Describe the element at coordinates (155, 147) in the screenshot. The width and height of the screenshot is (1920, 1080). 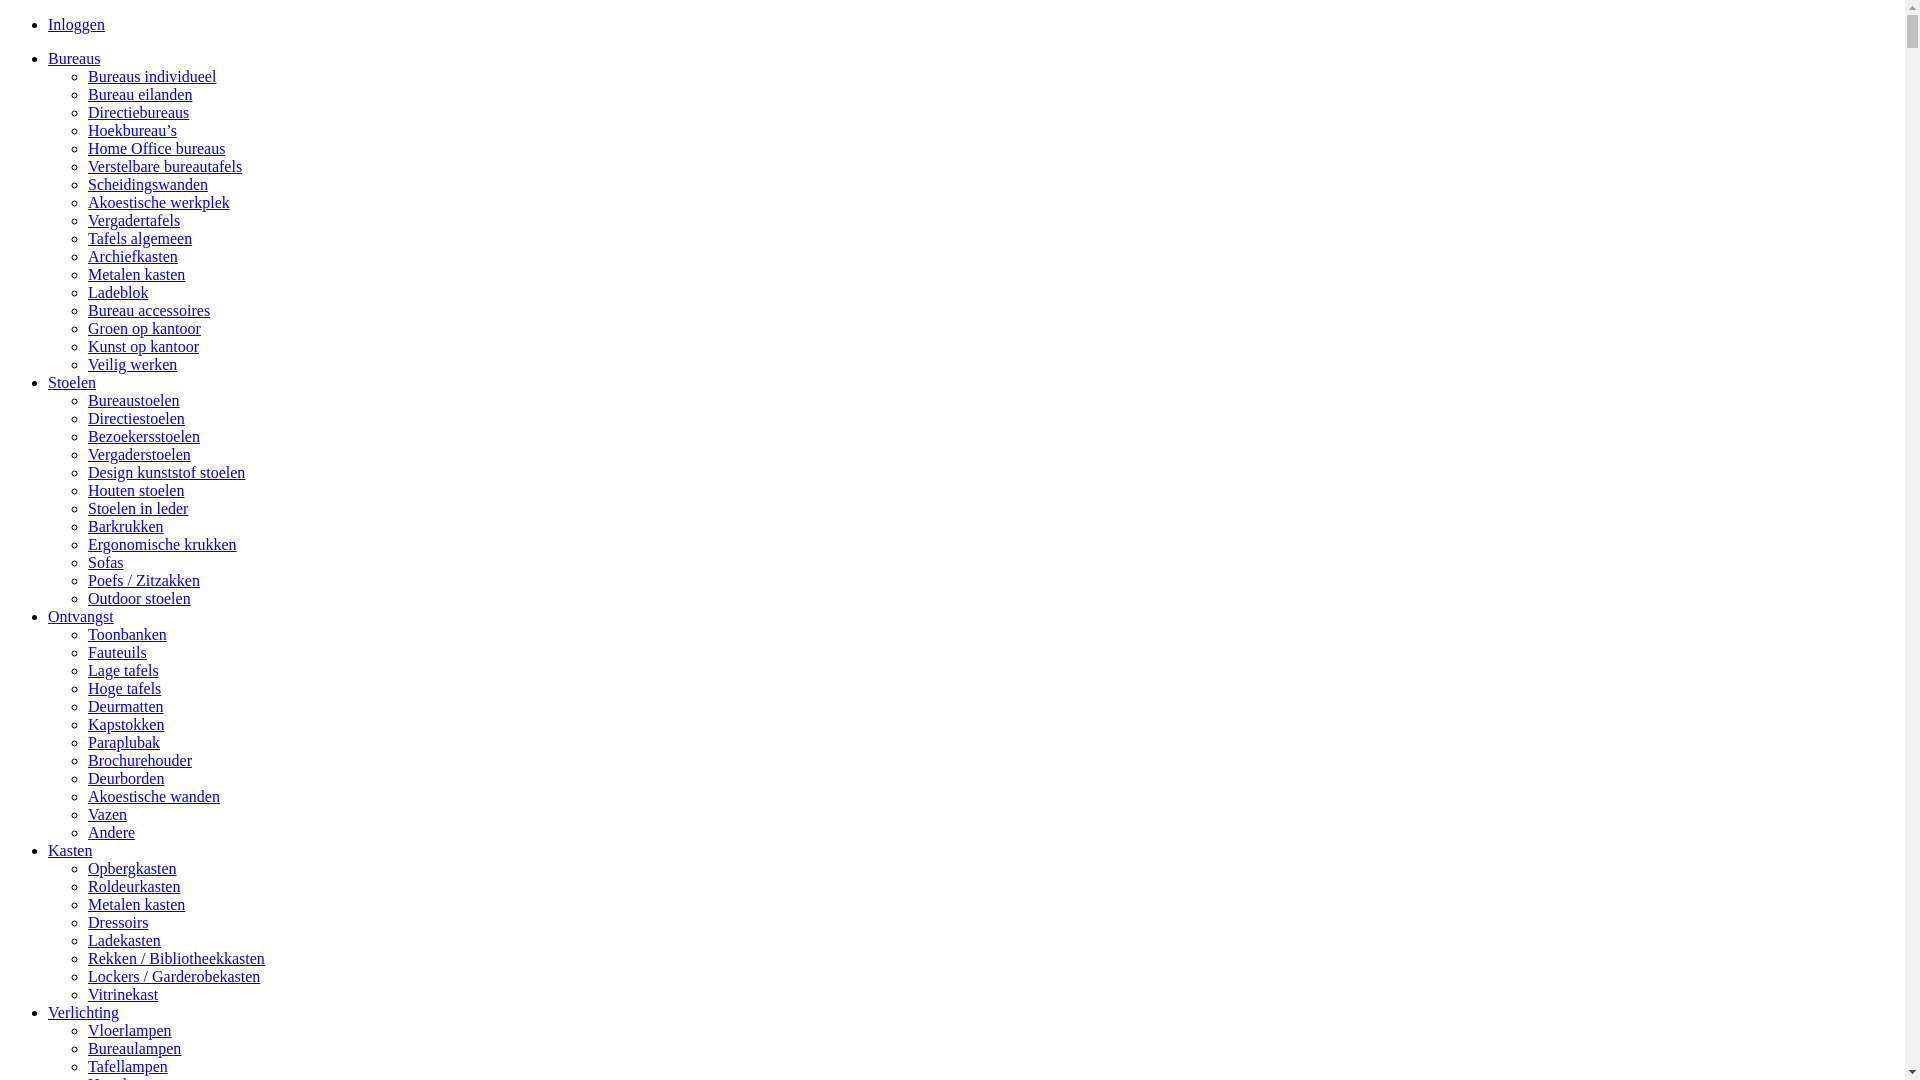
I see `'Home Office bureaus'` at that location.